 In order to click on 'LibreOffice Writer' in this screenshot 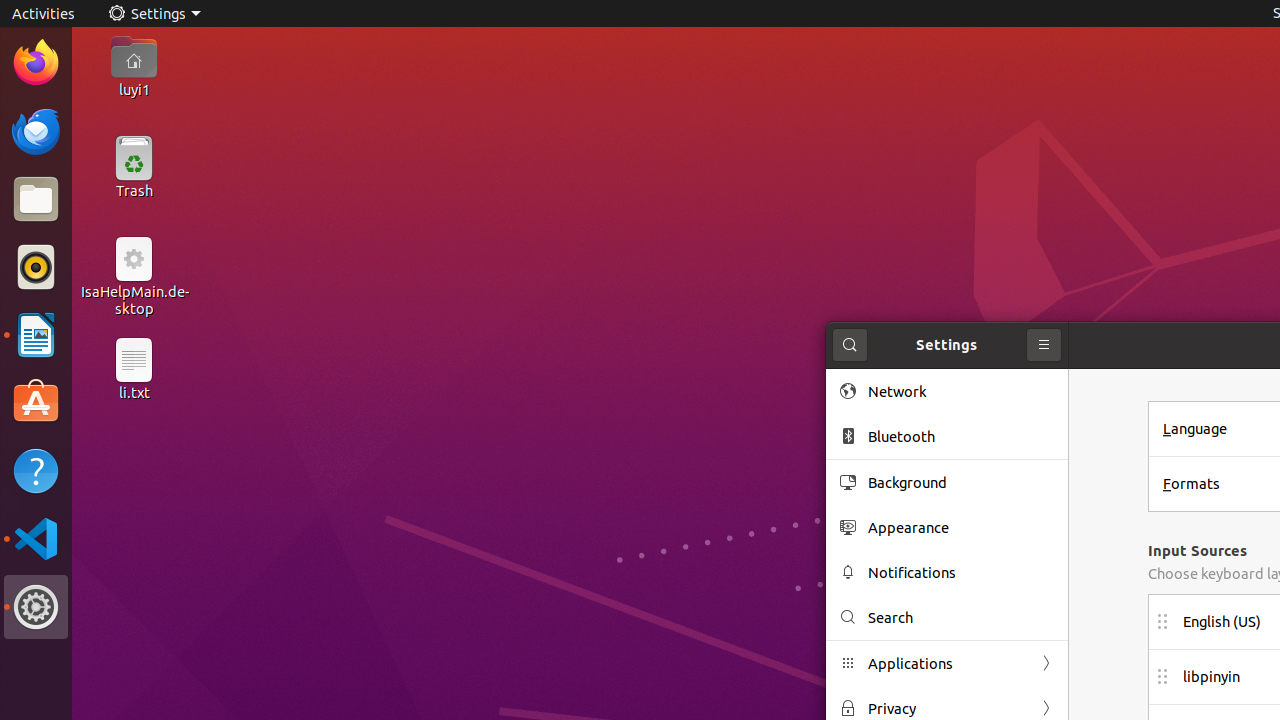, I will do `click(35, 334)`.